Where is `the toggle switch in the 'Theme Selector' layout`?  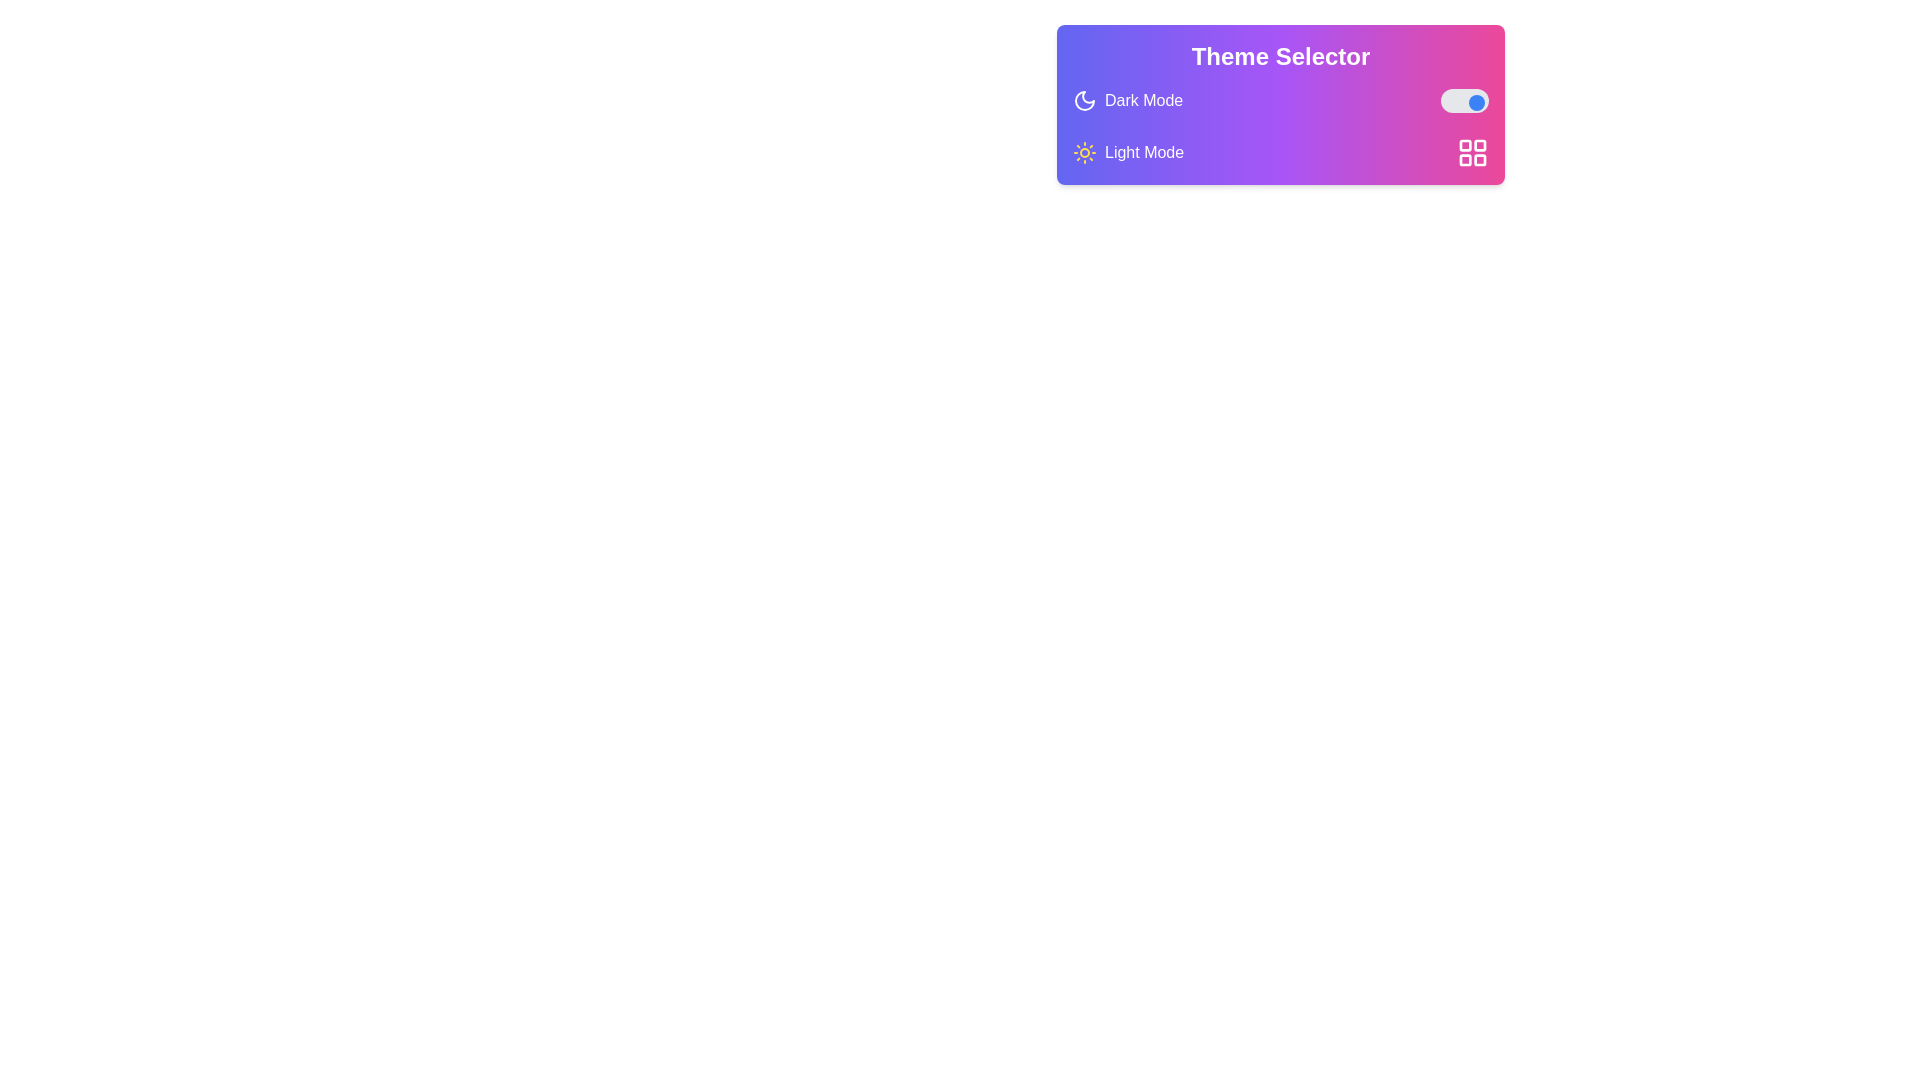
the toggle switch in the 'Theme Selector' layout is located at coordinates (1464, 100).